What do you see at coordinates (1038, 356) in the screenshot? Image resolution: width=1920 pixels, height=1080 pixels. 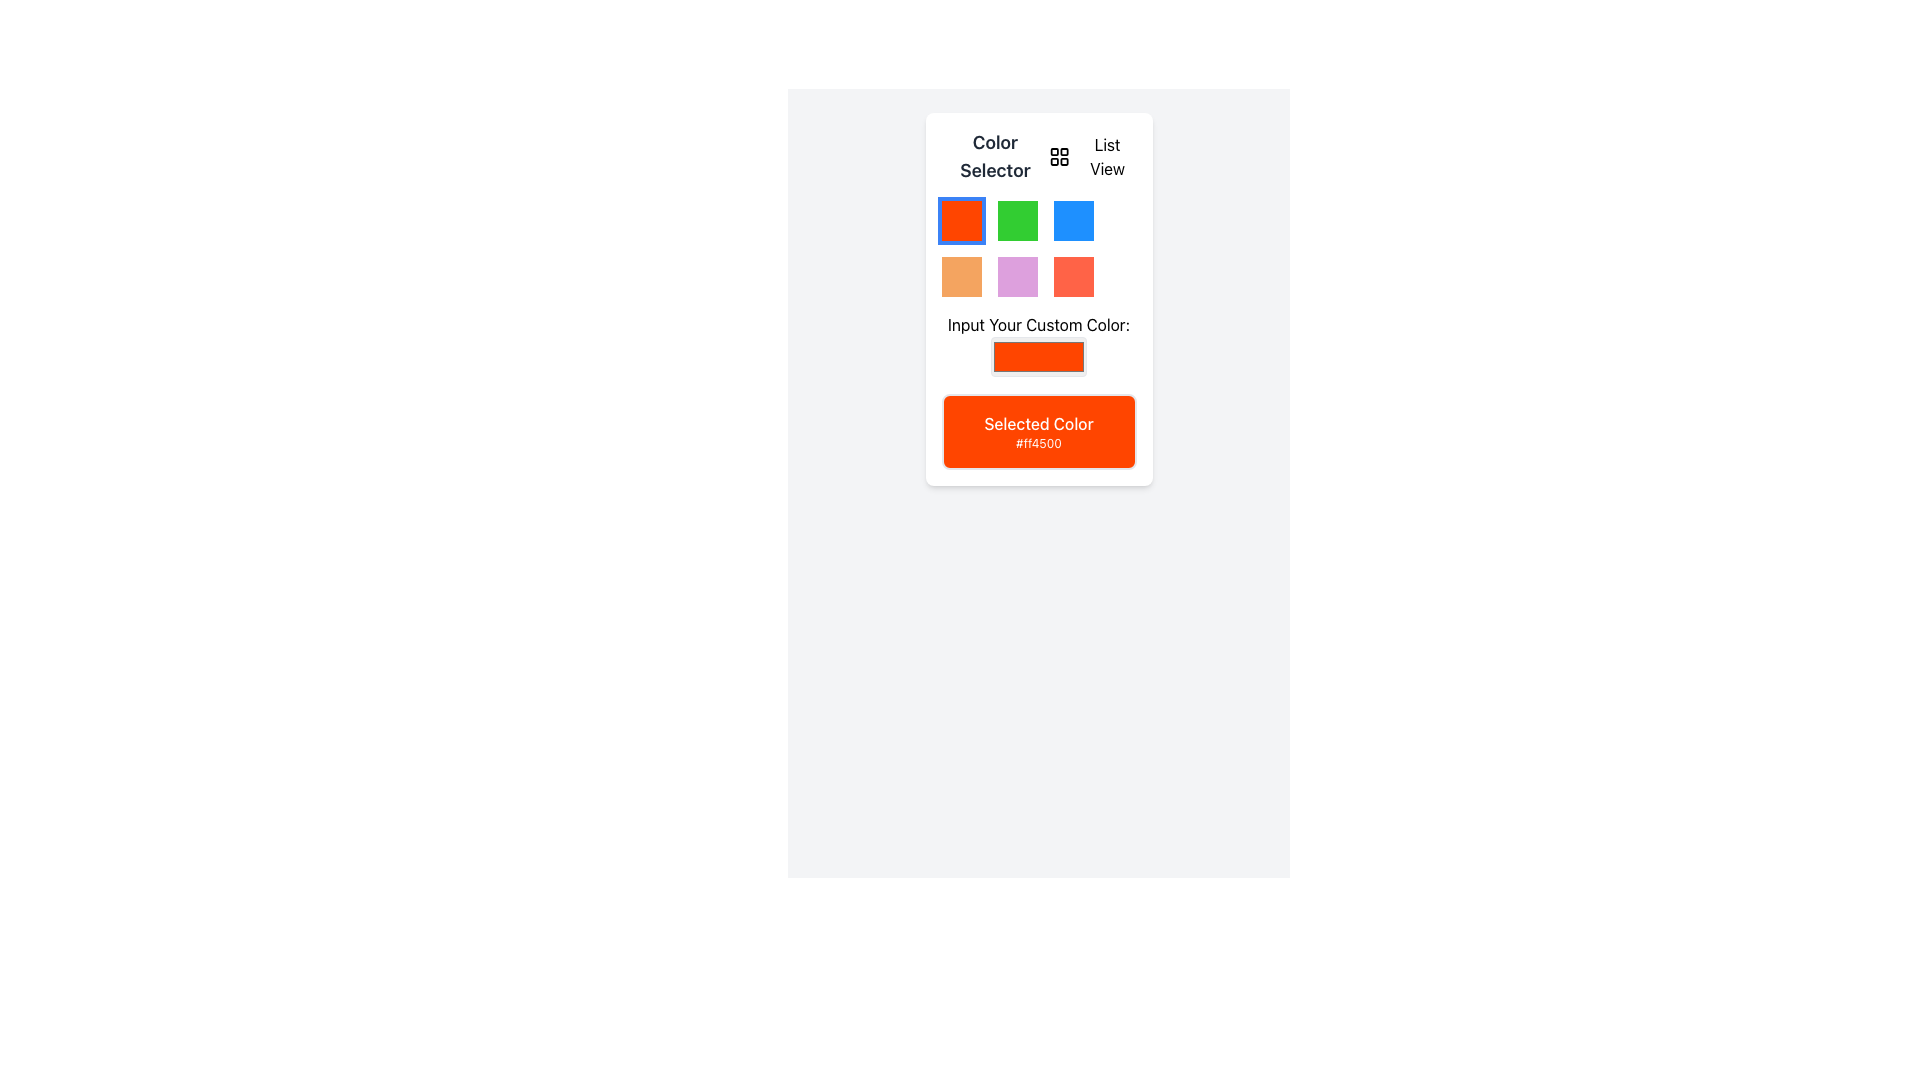 I see `the orange color input field with a gray border located in the 'Input Your Custom Color:' section` at bounding box center [1038, 356].